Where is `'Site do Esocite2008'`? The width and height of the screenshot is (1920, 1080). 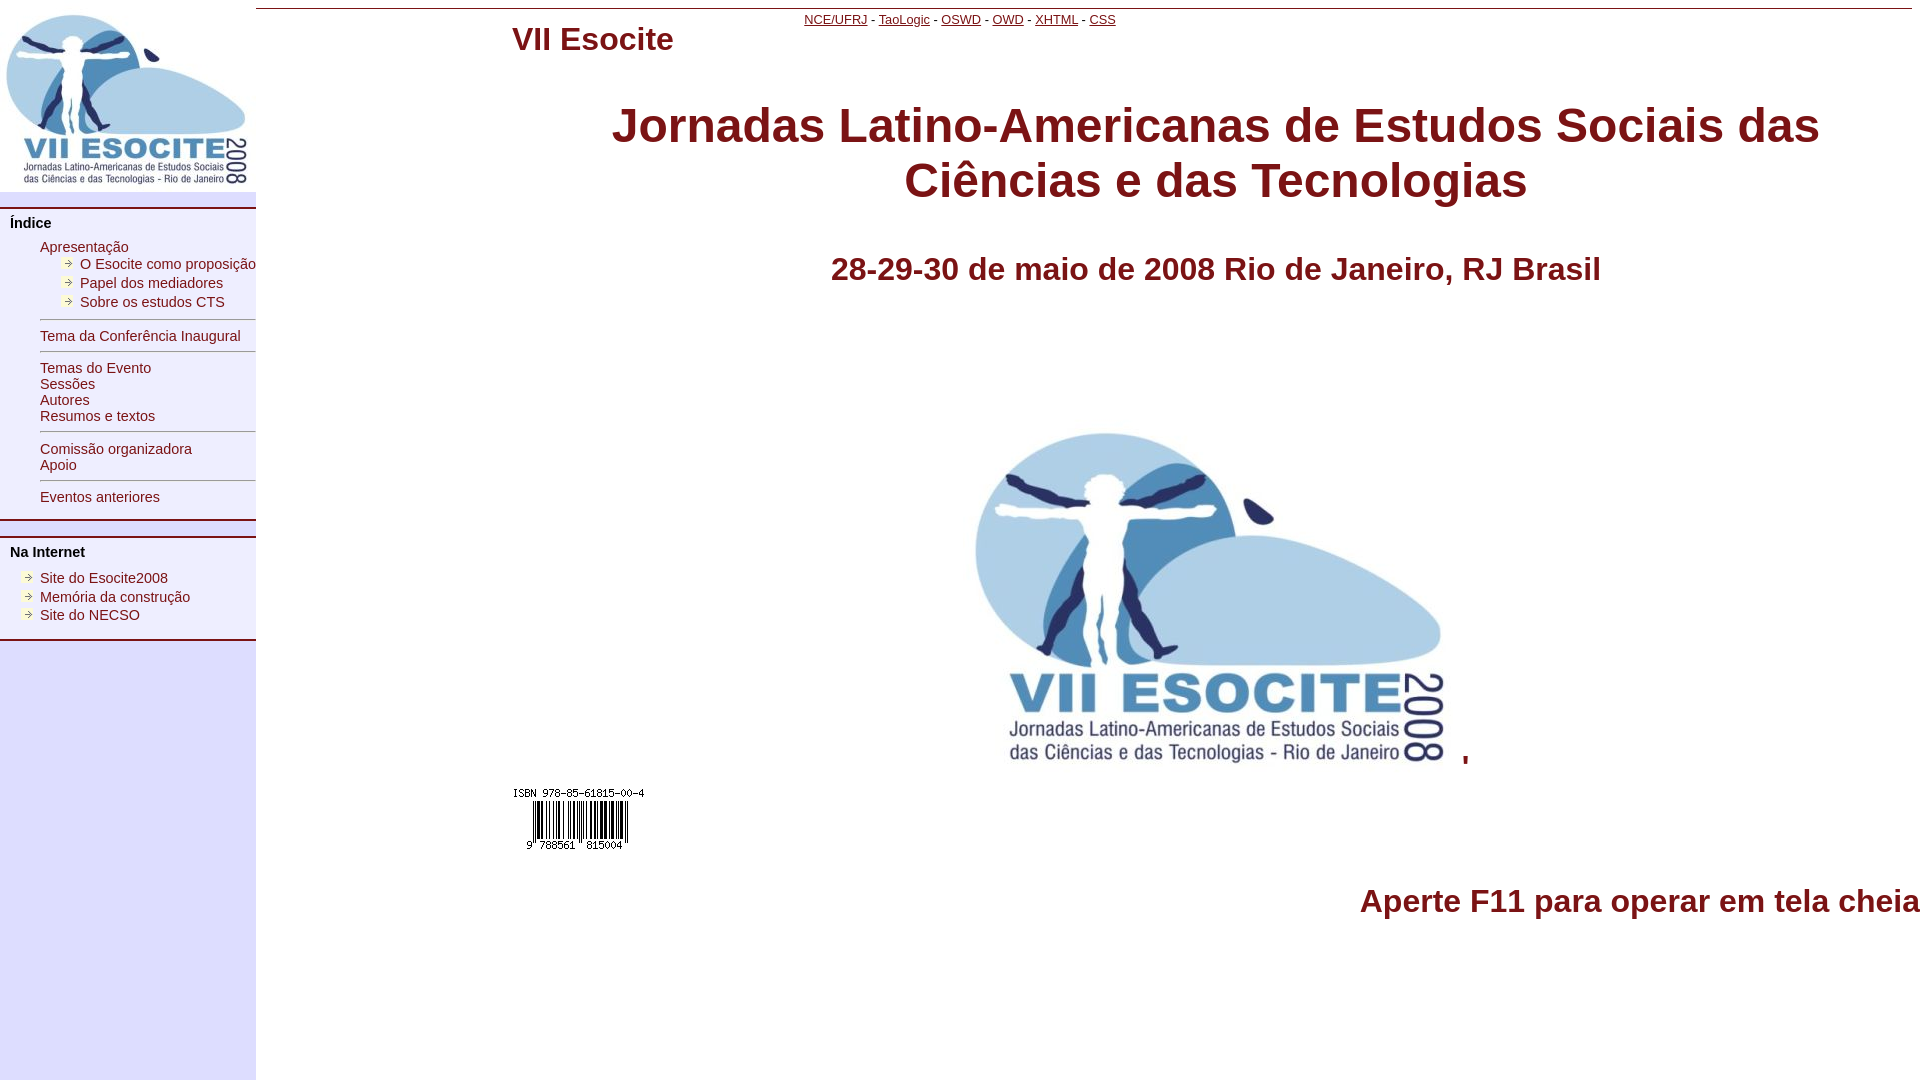
'Site do Esocite2008' is located at coordinates (39, 578).